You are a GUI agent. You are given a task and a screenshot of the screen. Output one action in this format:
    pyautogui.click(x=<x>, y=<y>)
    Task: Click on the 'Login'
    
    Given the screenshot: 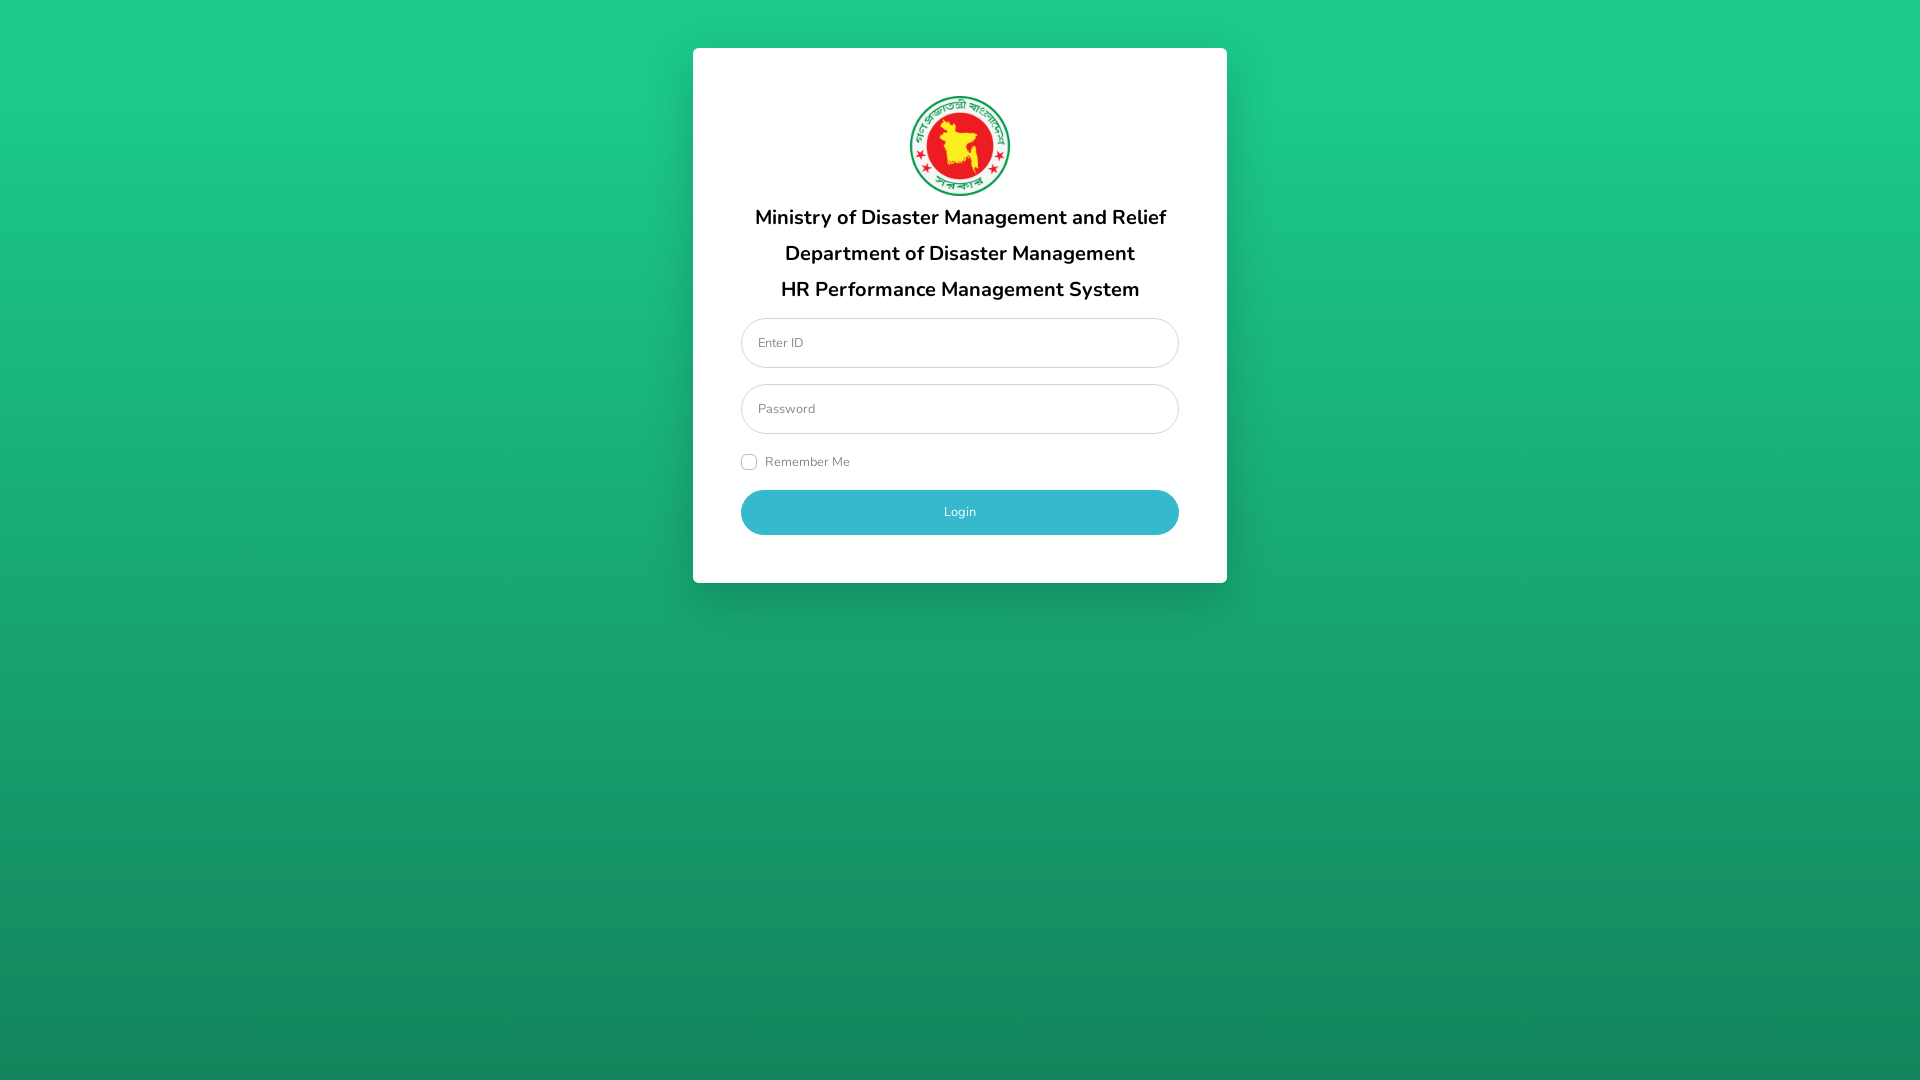 What is the action you would take?
    pyautogui.click(x=960, y=511)
    